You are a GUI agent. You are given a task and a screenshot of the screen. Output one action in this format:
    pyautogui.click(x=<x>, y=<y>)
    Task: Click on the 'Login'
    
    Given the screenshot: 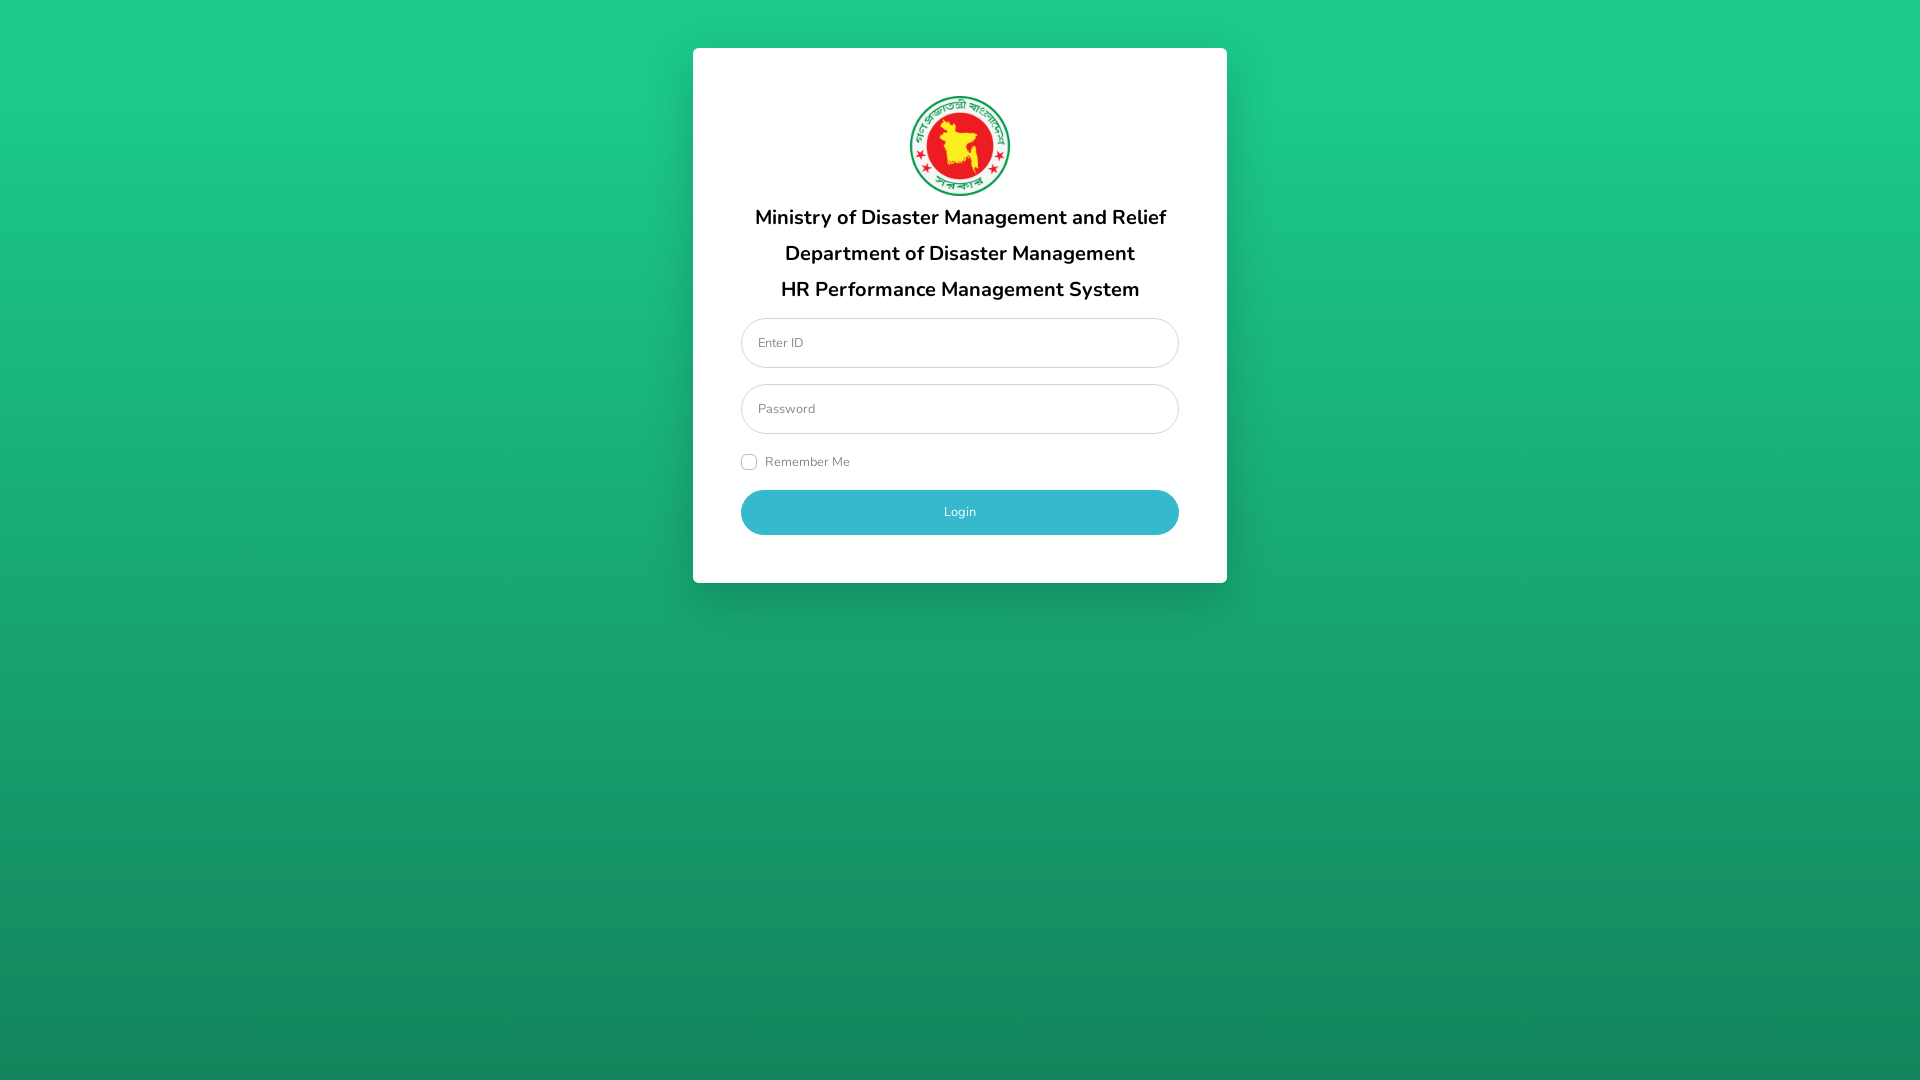 What is the action you would take?
    pyautogui.click(x=960, y=511)
    